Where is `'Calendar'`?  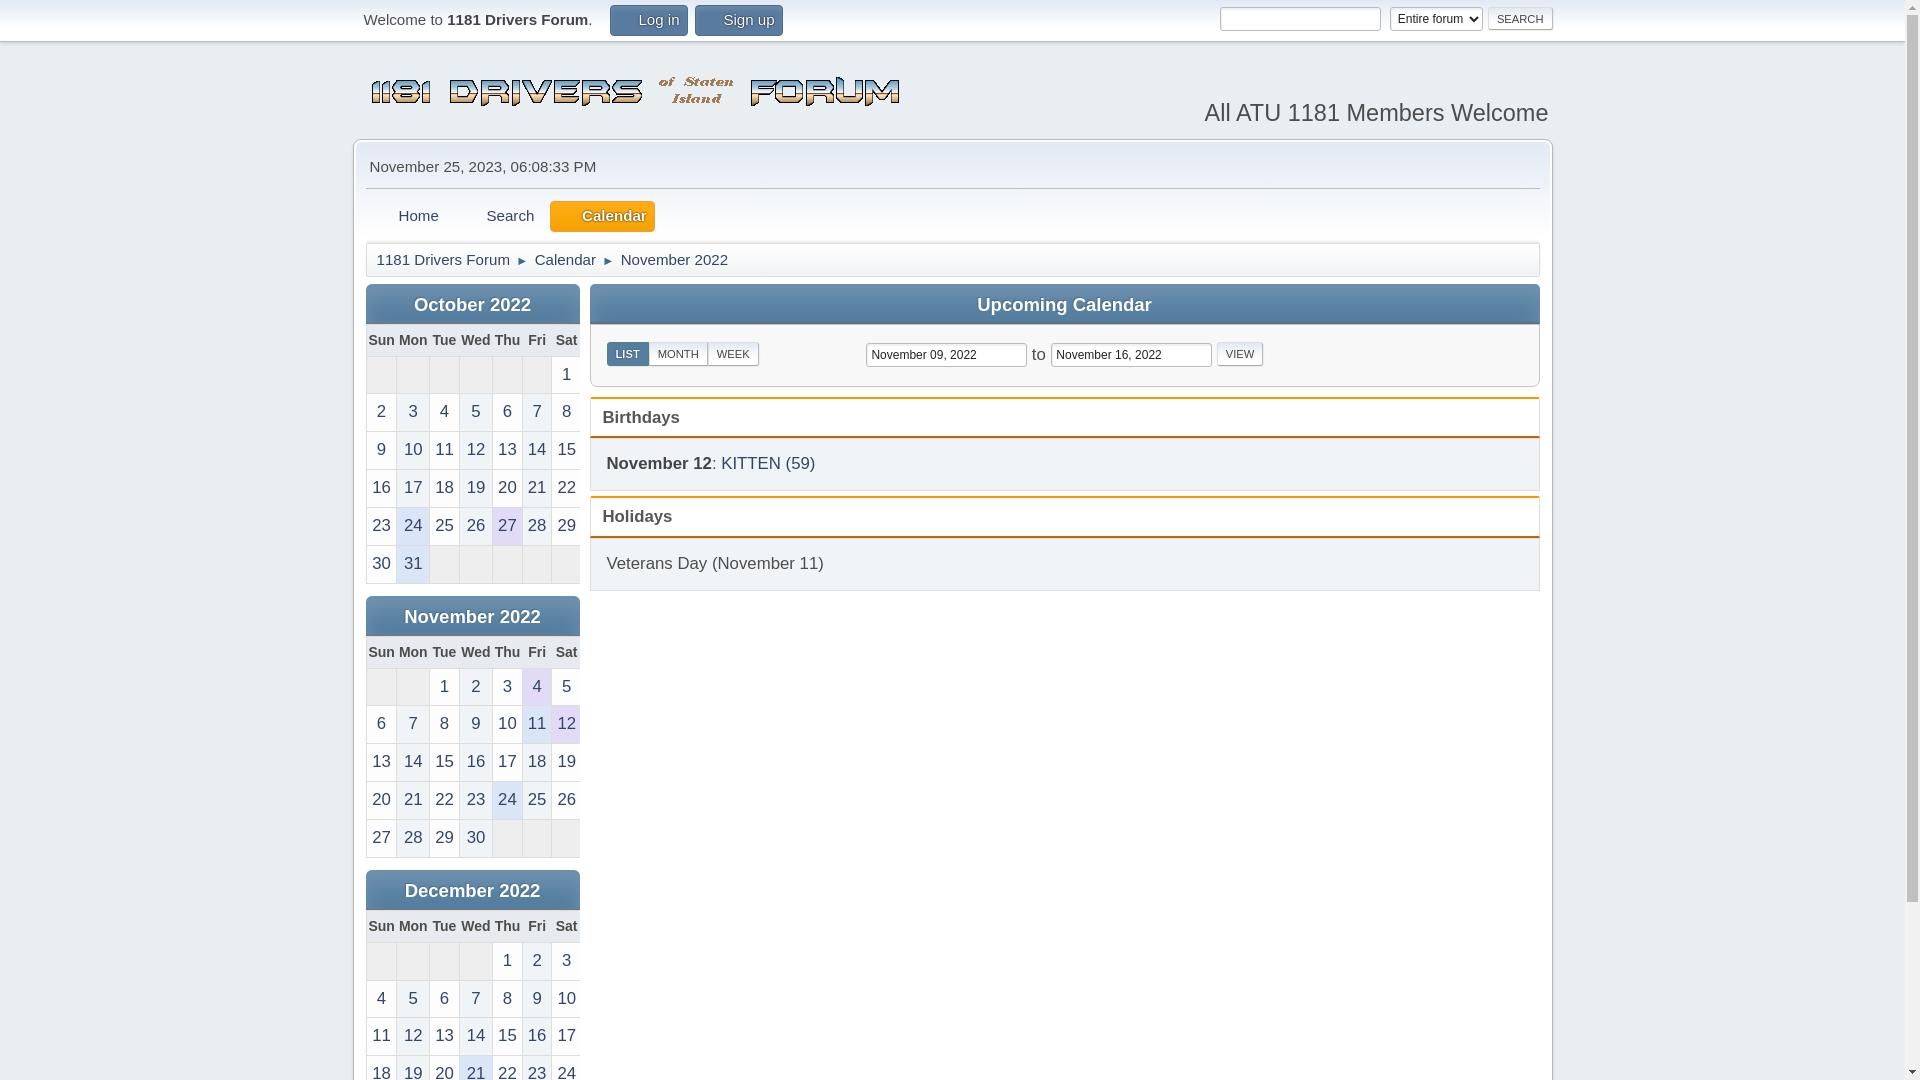 'Calendar' is located at coordinates (564, 255).